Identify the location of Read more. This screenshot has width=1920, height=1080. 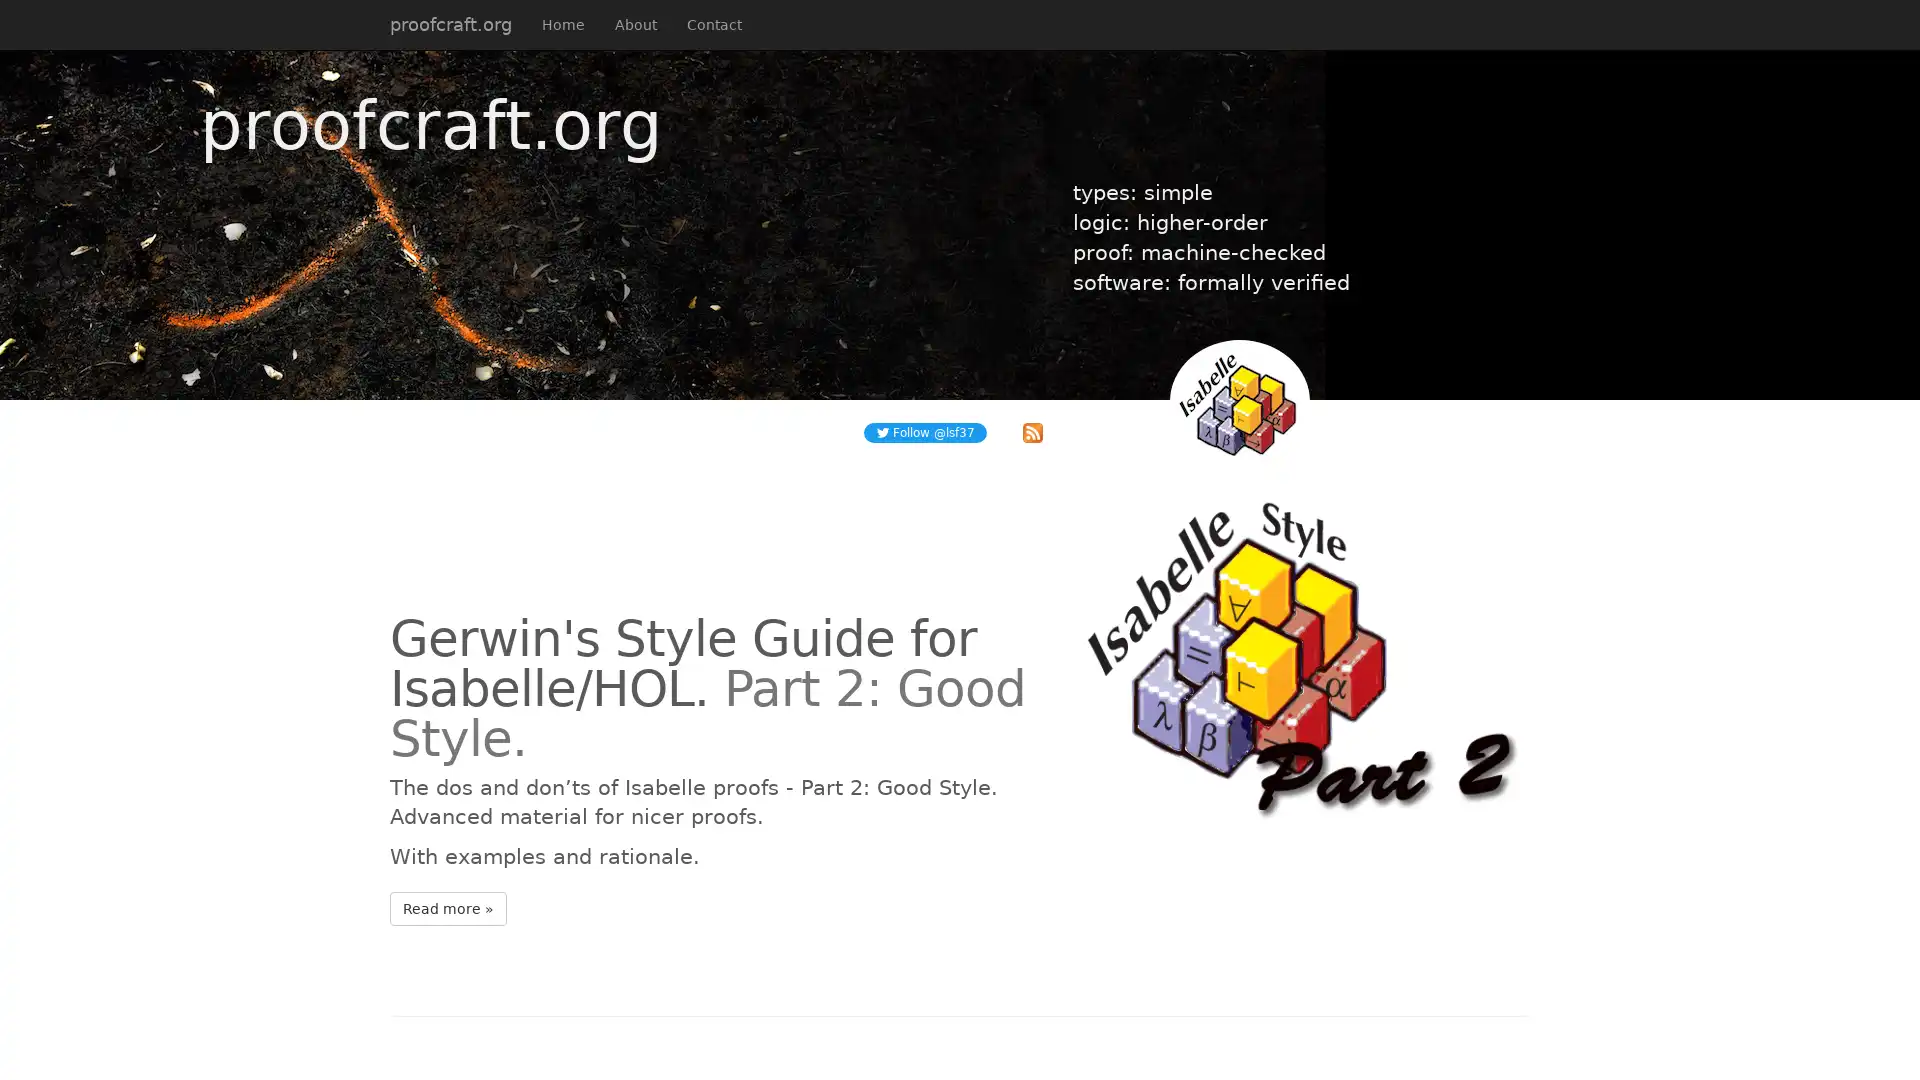
(447, 909).